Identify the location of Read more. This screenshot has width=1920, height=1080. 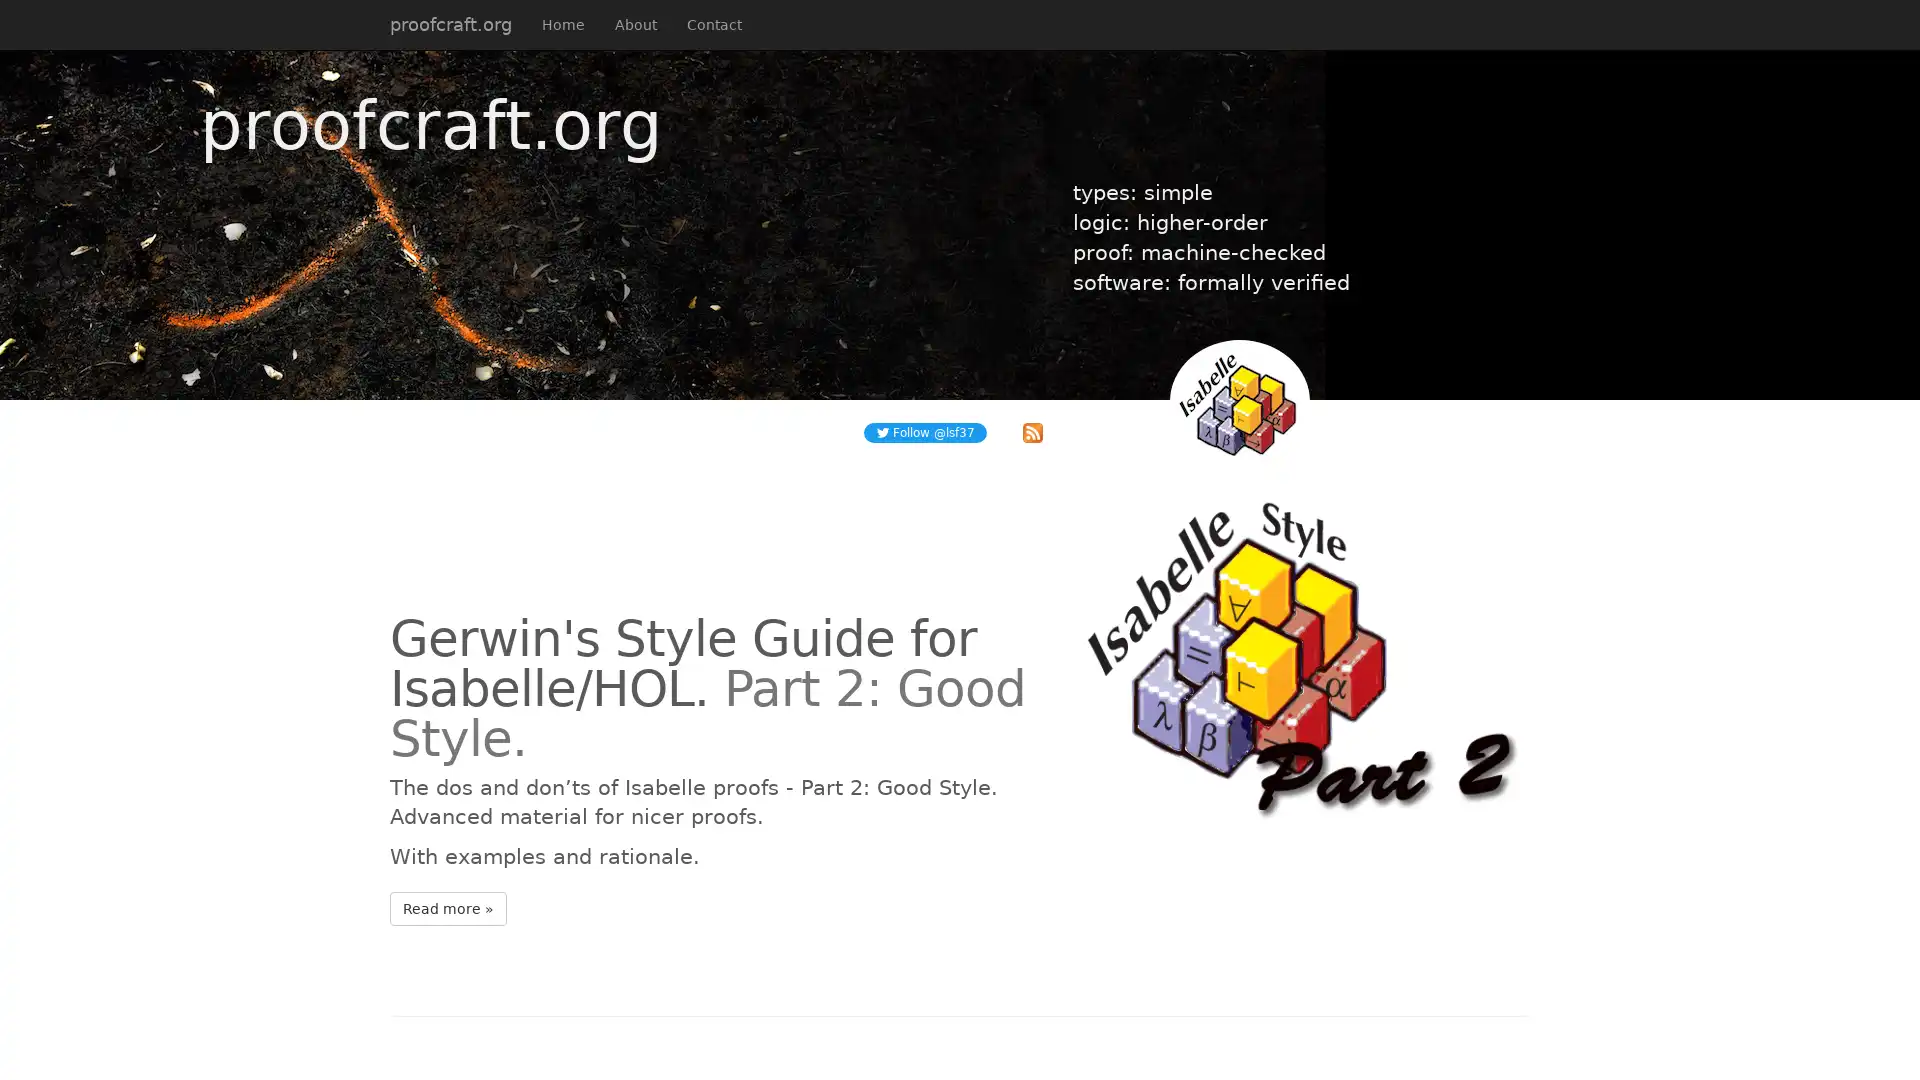
(447, 909).